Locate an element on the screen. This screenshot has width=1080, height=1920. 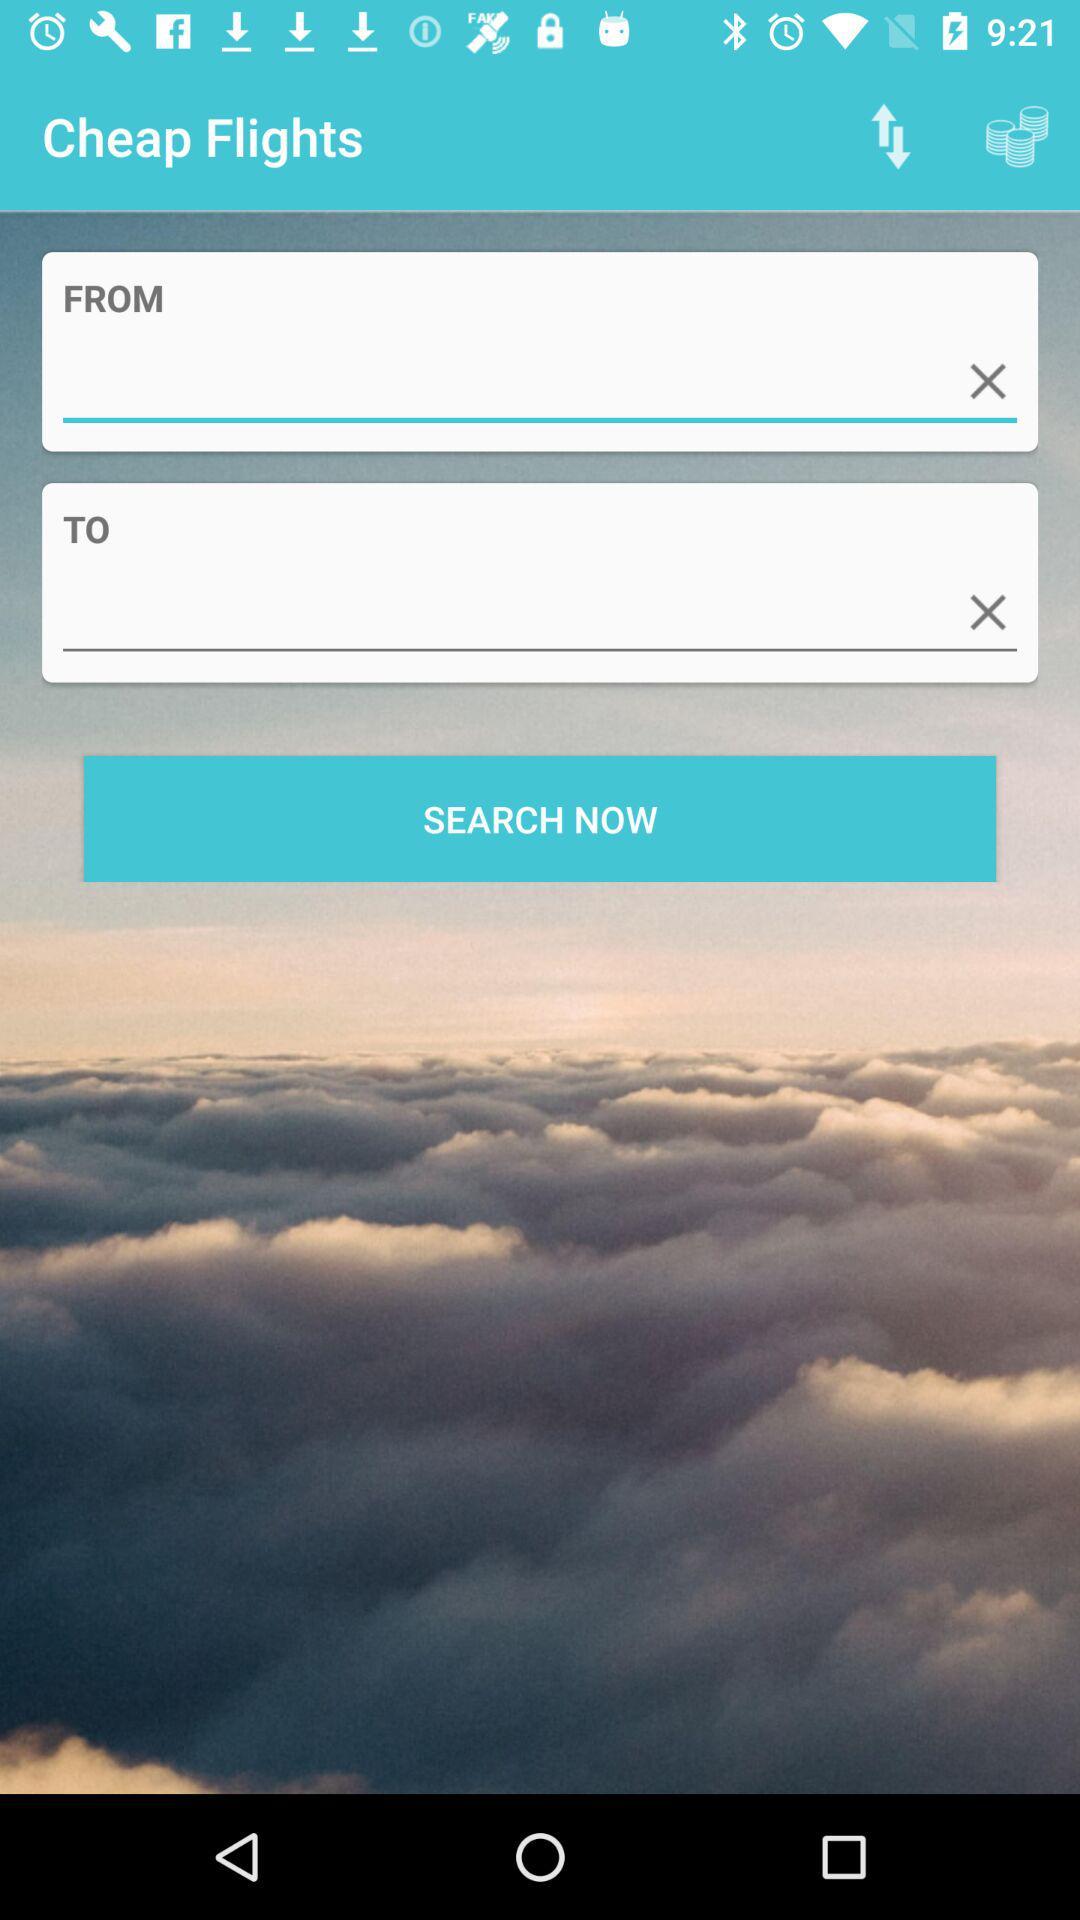
name button is located at coordinates (540, 611).